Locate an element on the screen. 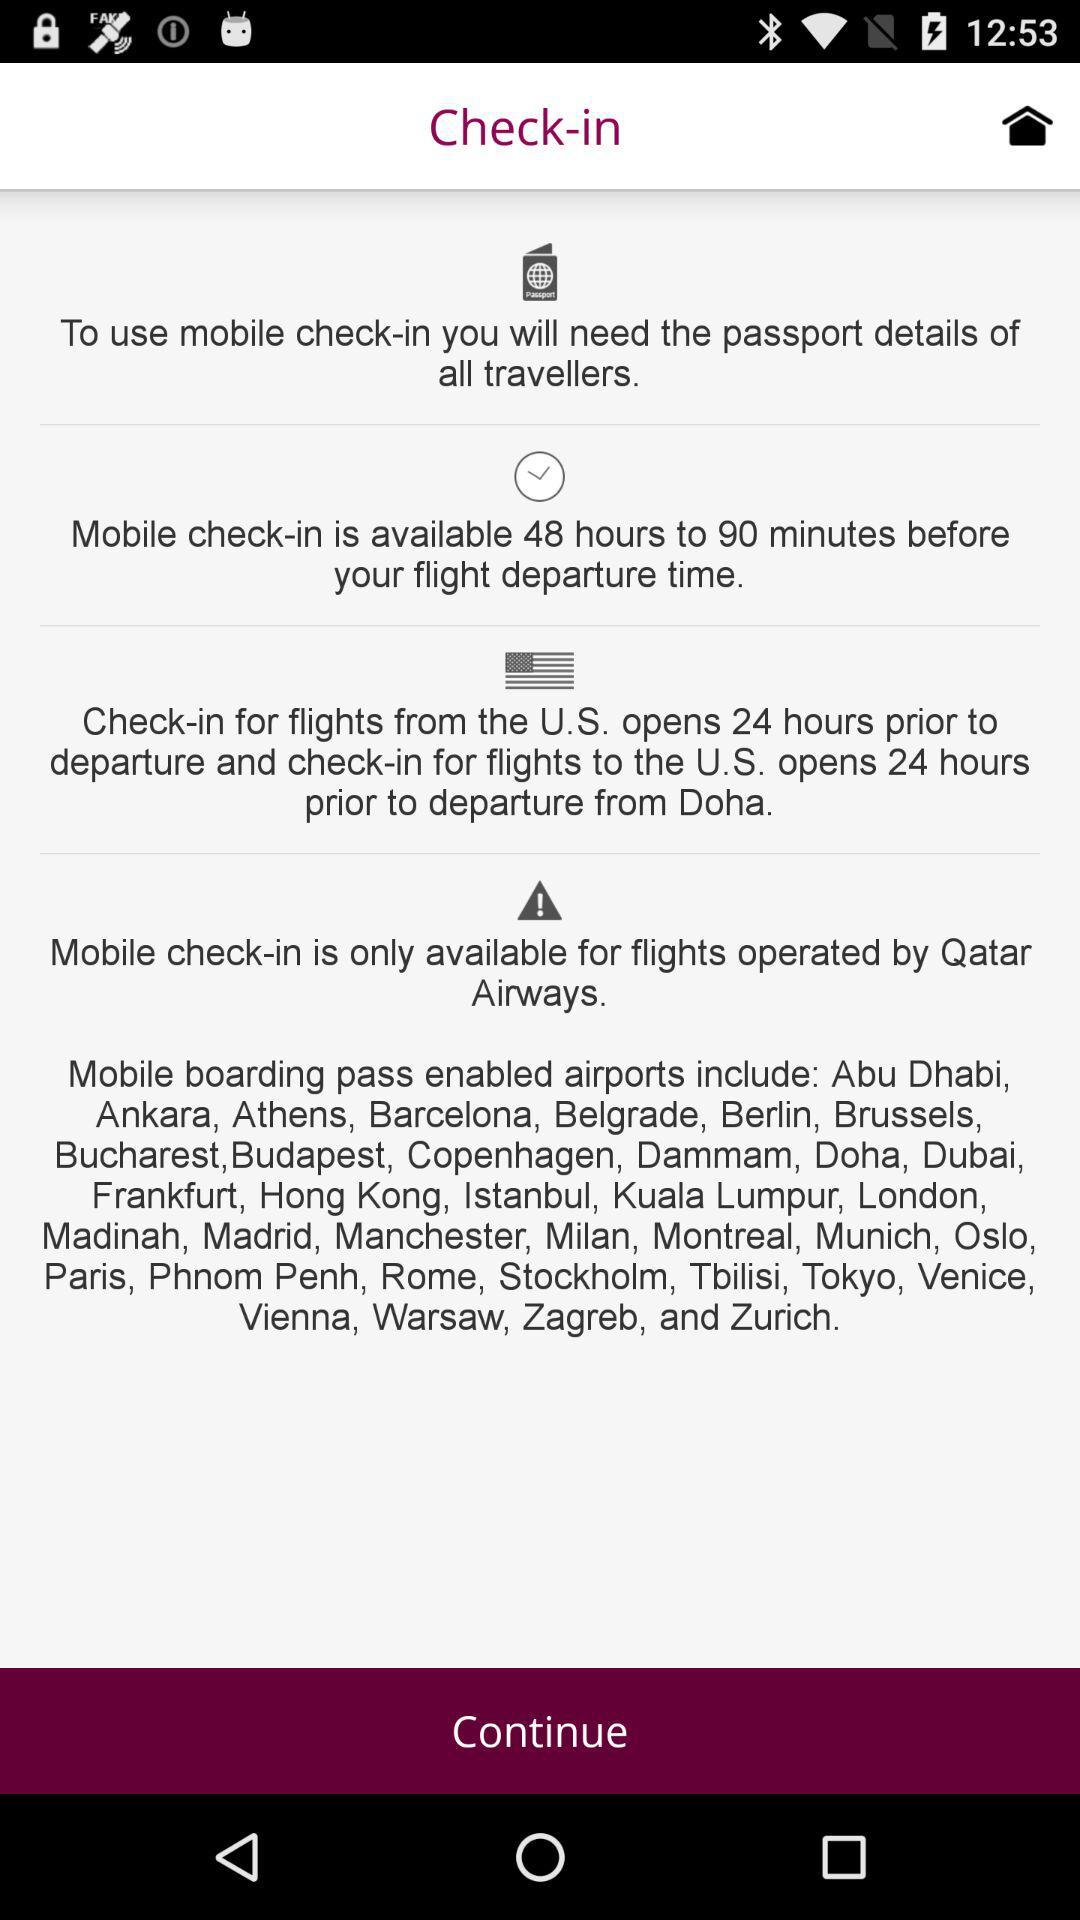 Image resolution: width=1080 pixels, height=1920 pixels. home menu is located at coordinates (1027, 124).